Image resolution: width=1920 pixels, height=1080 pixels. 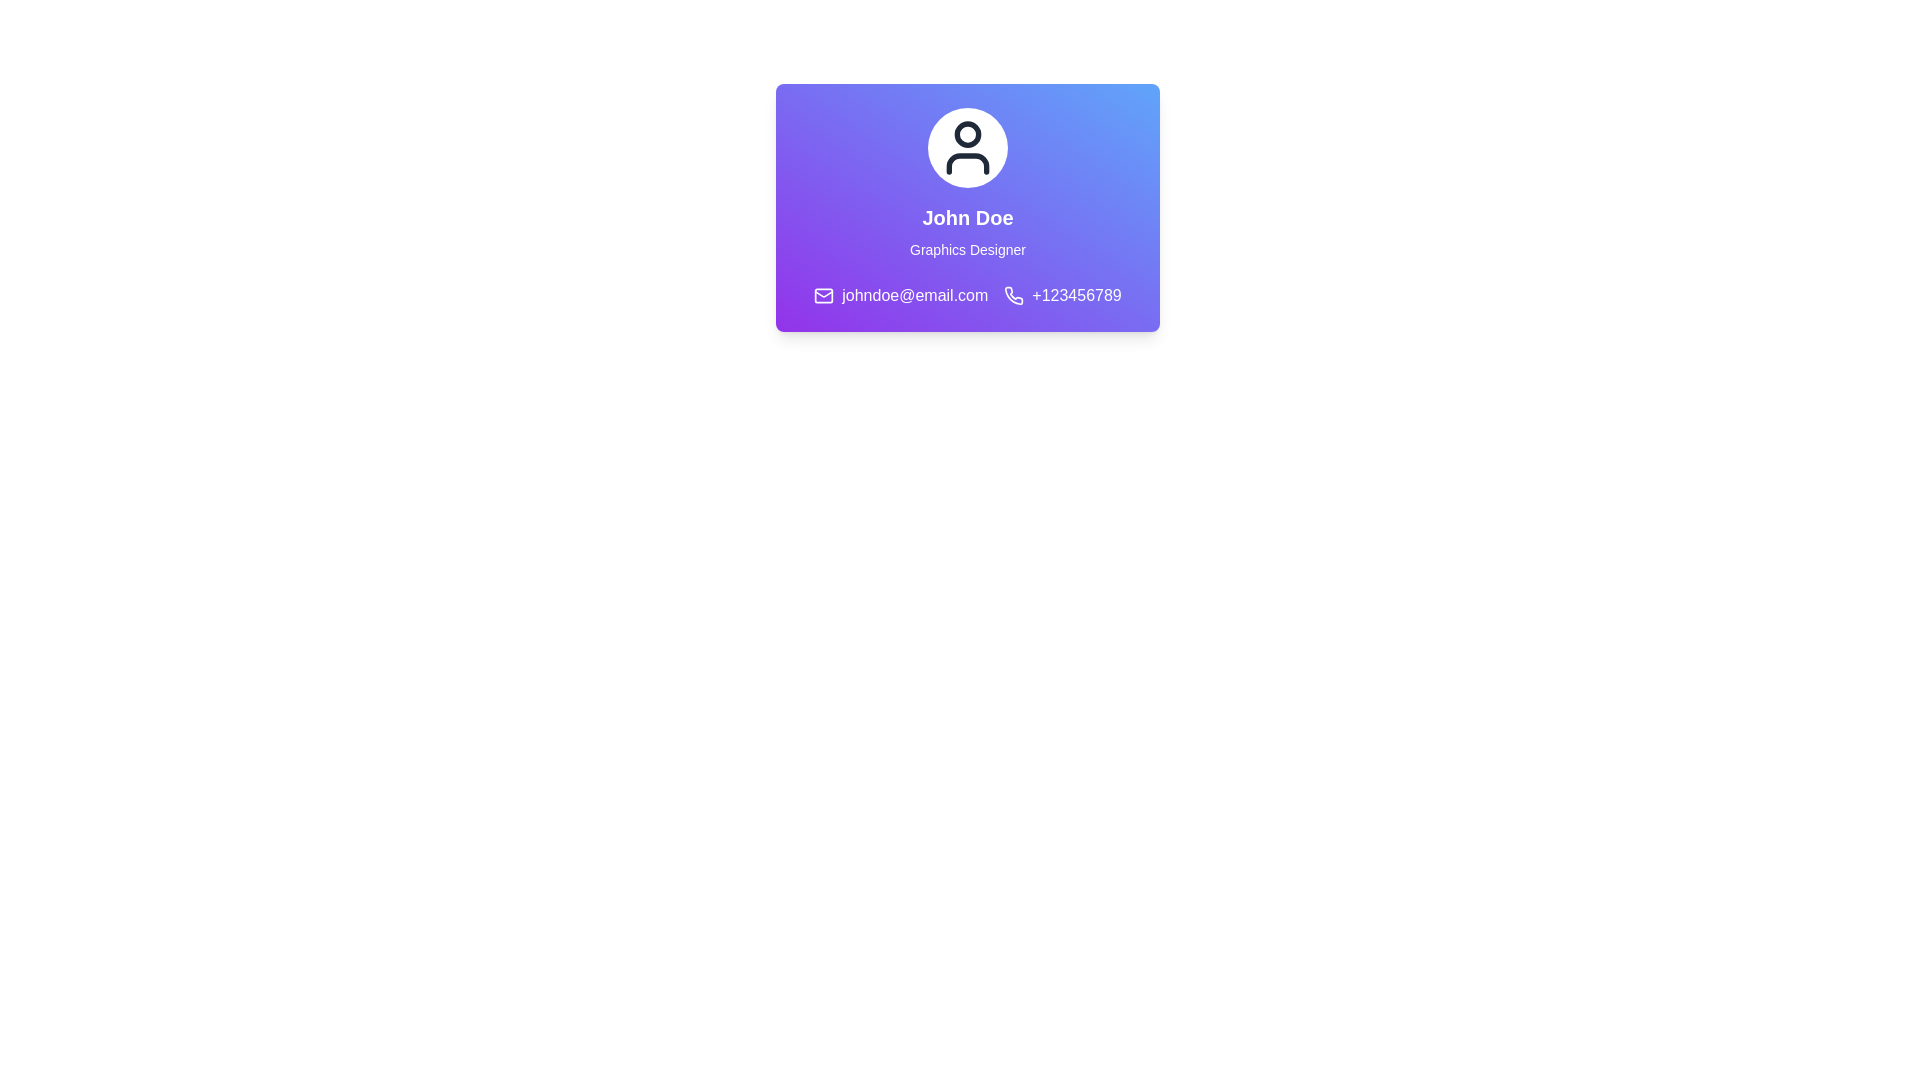 What do you see at coordinates (1076, 296) in the screenshot?
I see `the Text Label displaying the text '+123456789' which is styled in white on a purple background, located next to a phone icon in the contact information section` at bounding box center [1076, 296].